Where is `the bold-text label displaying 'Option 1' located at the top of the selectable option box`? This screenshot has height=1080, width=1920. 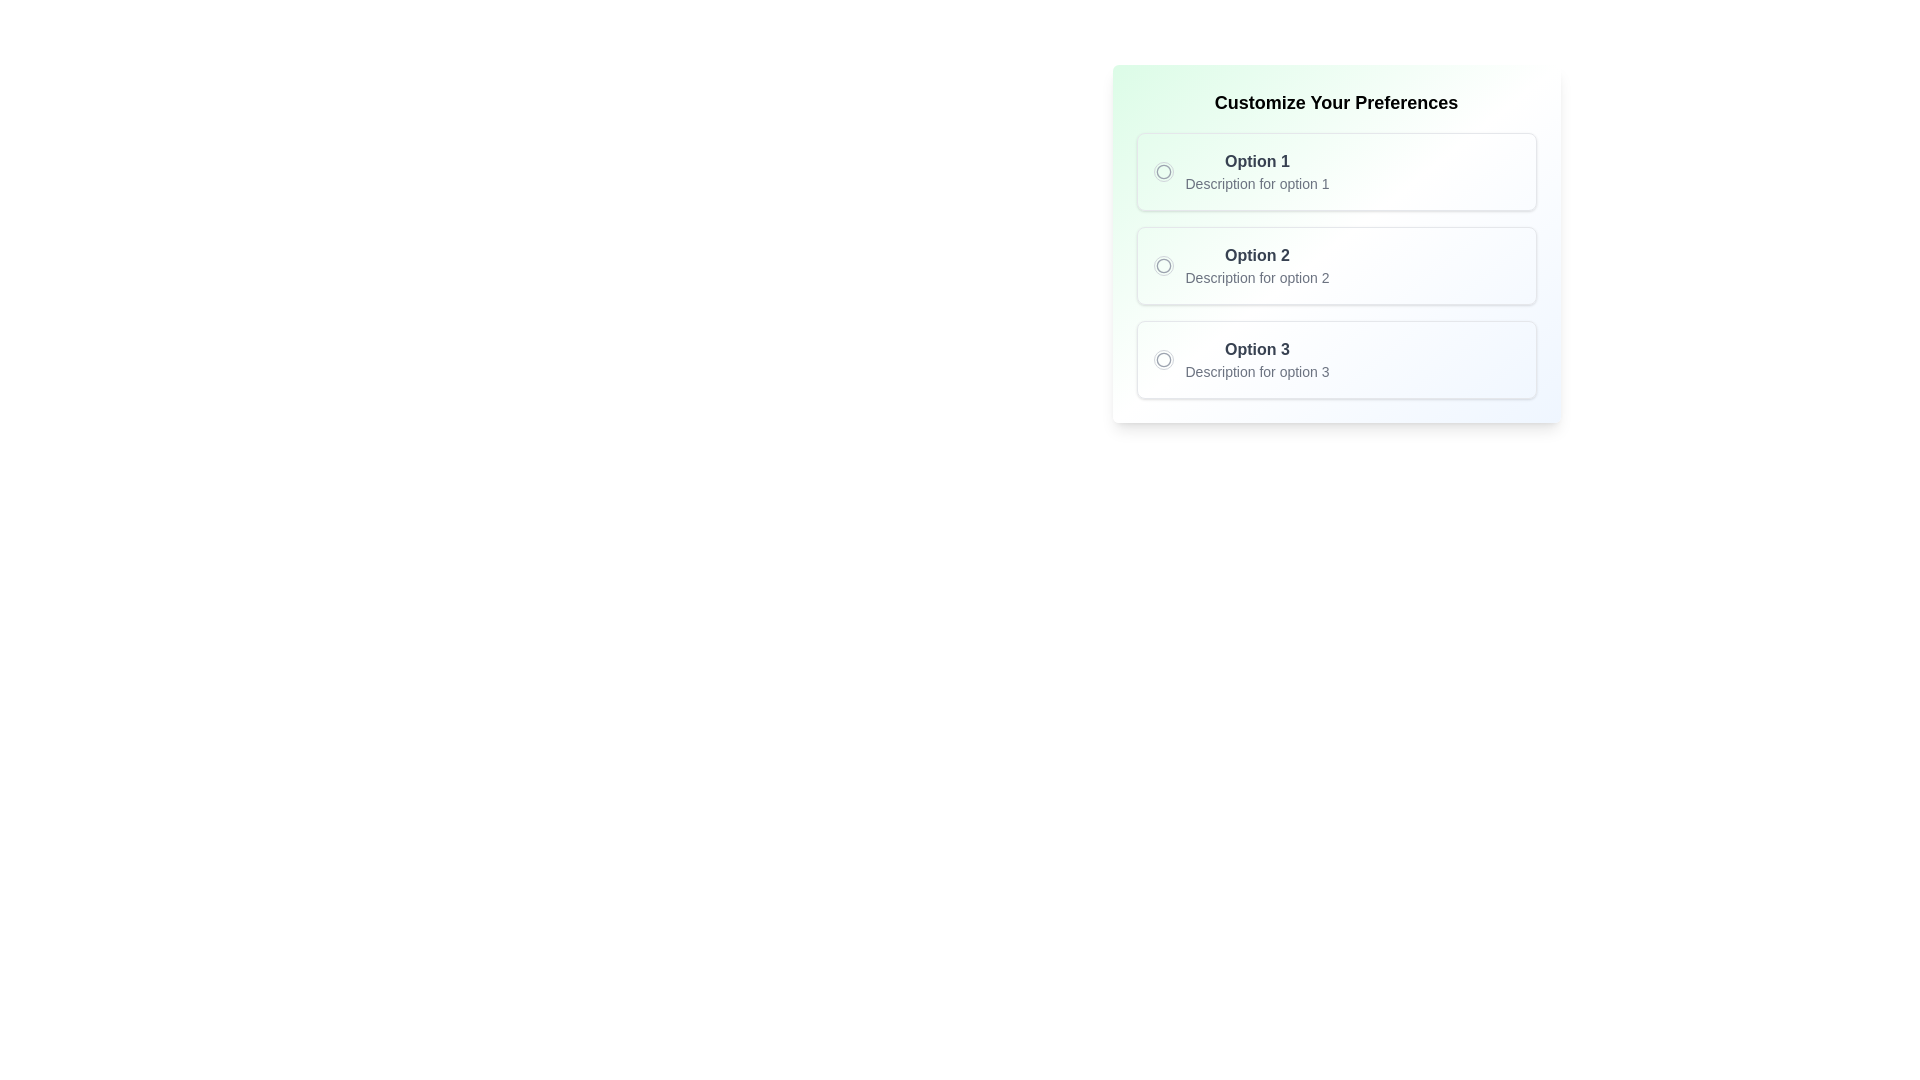
the bold-text label displaying 'Option 1' located at the top of the selectable option box is located at coordinates (1256, 161).